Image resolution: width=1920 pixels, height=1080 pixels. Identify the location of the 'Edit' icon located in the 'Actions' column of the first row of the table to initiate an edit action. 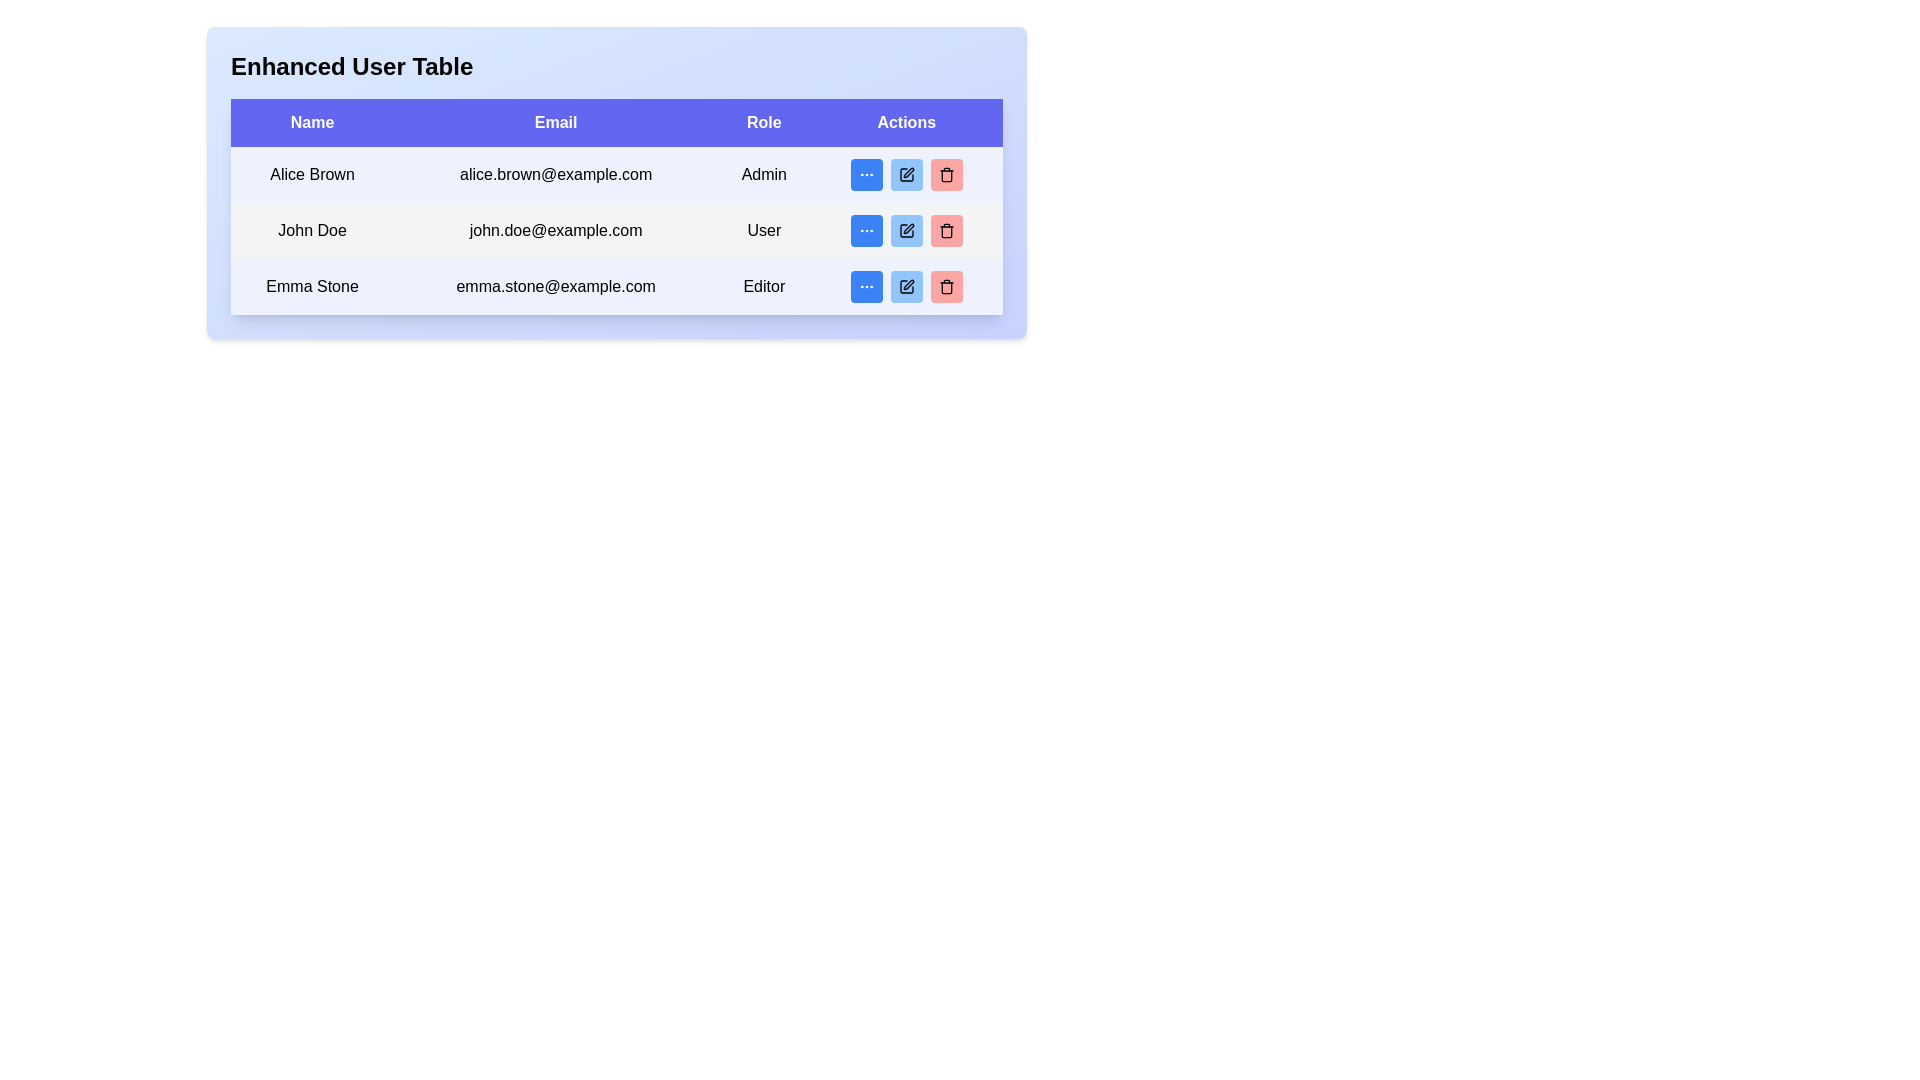
(905, 173).